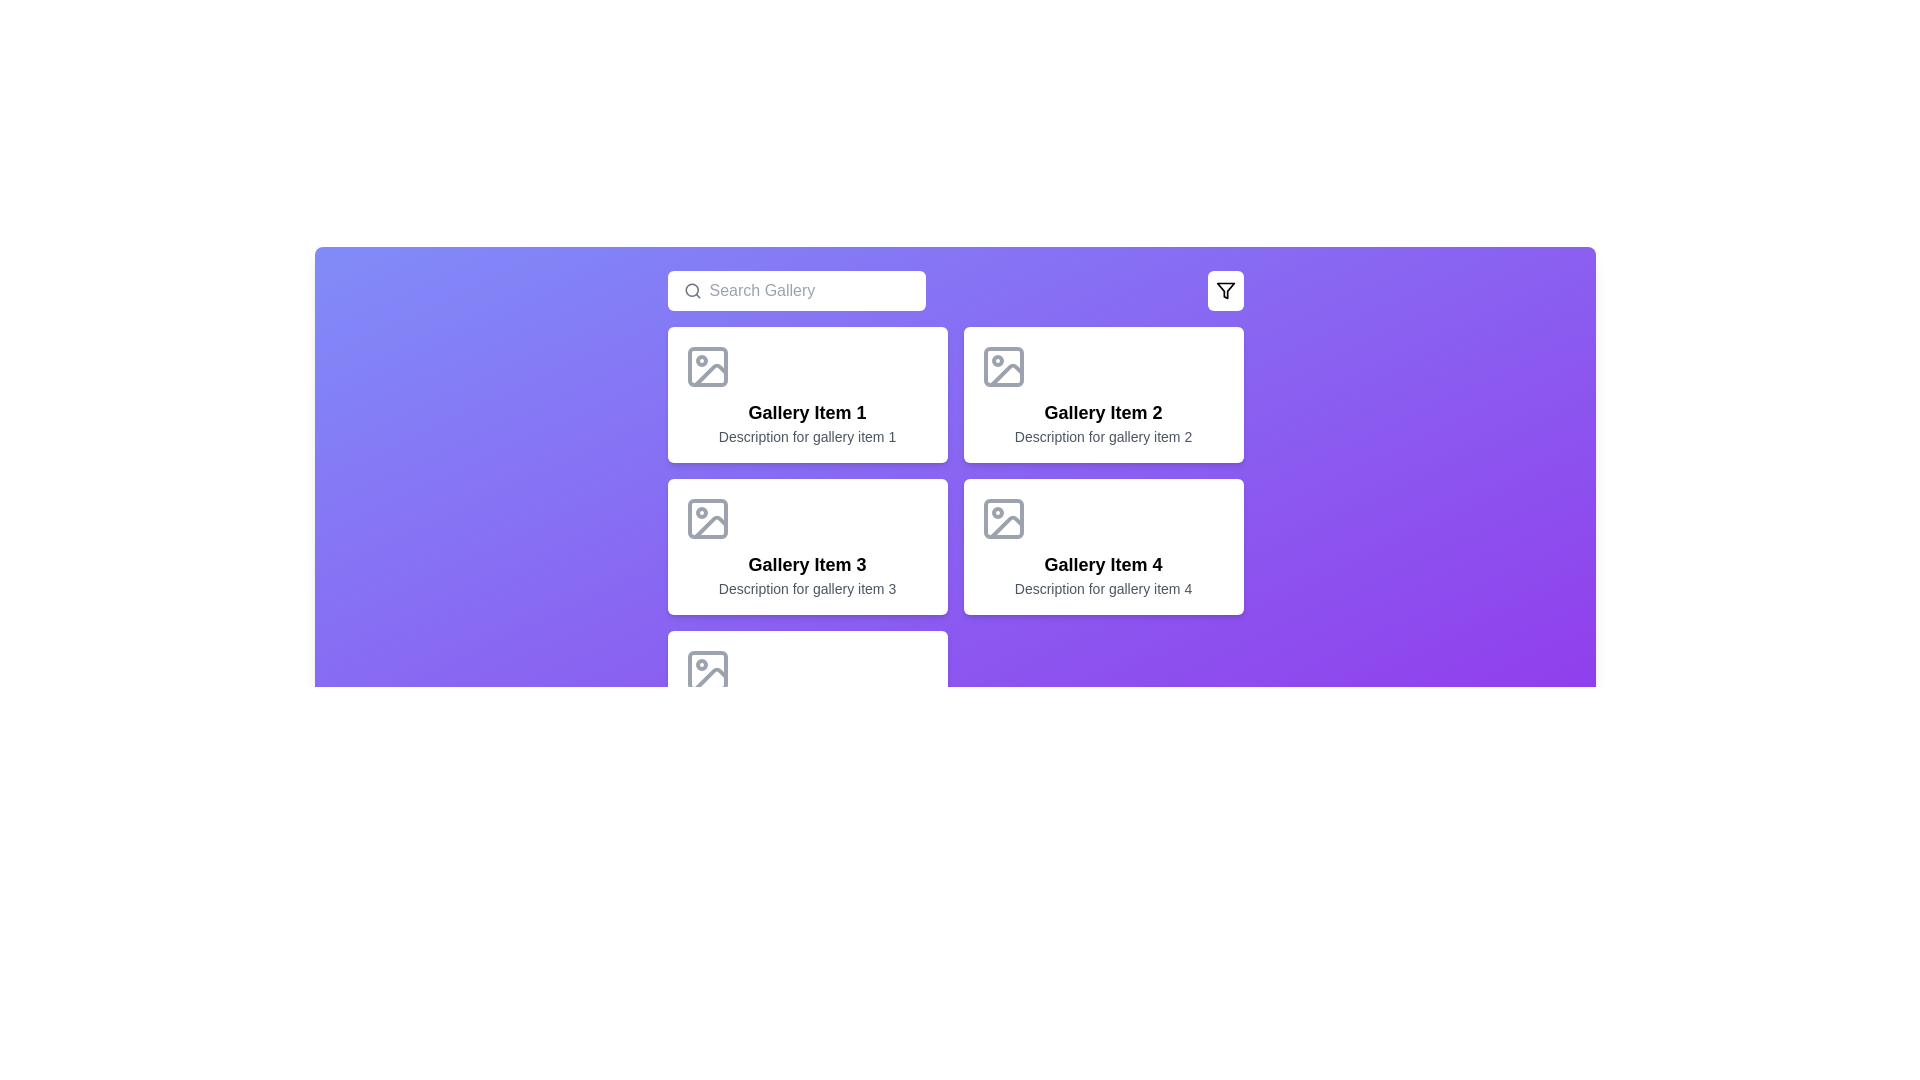 This screenshot has height=1080, width=1920. Describe the element at coordinates (710, 375) in the screenshot. I see `the decorative icon located in the lower section of the graphical image placeholder of the top-left gallery item card labeled 'Gallery Item 1'` at that location.